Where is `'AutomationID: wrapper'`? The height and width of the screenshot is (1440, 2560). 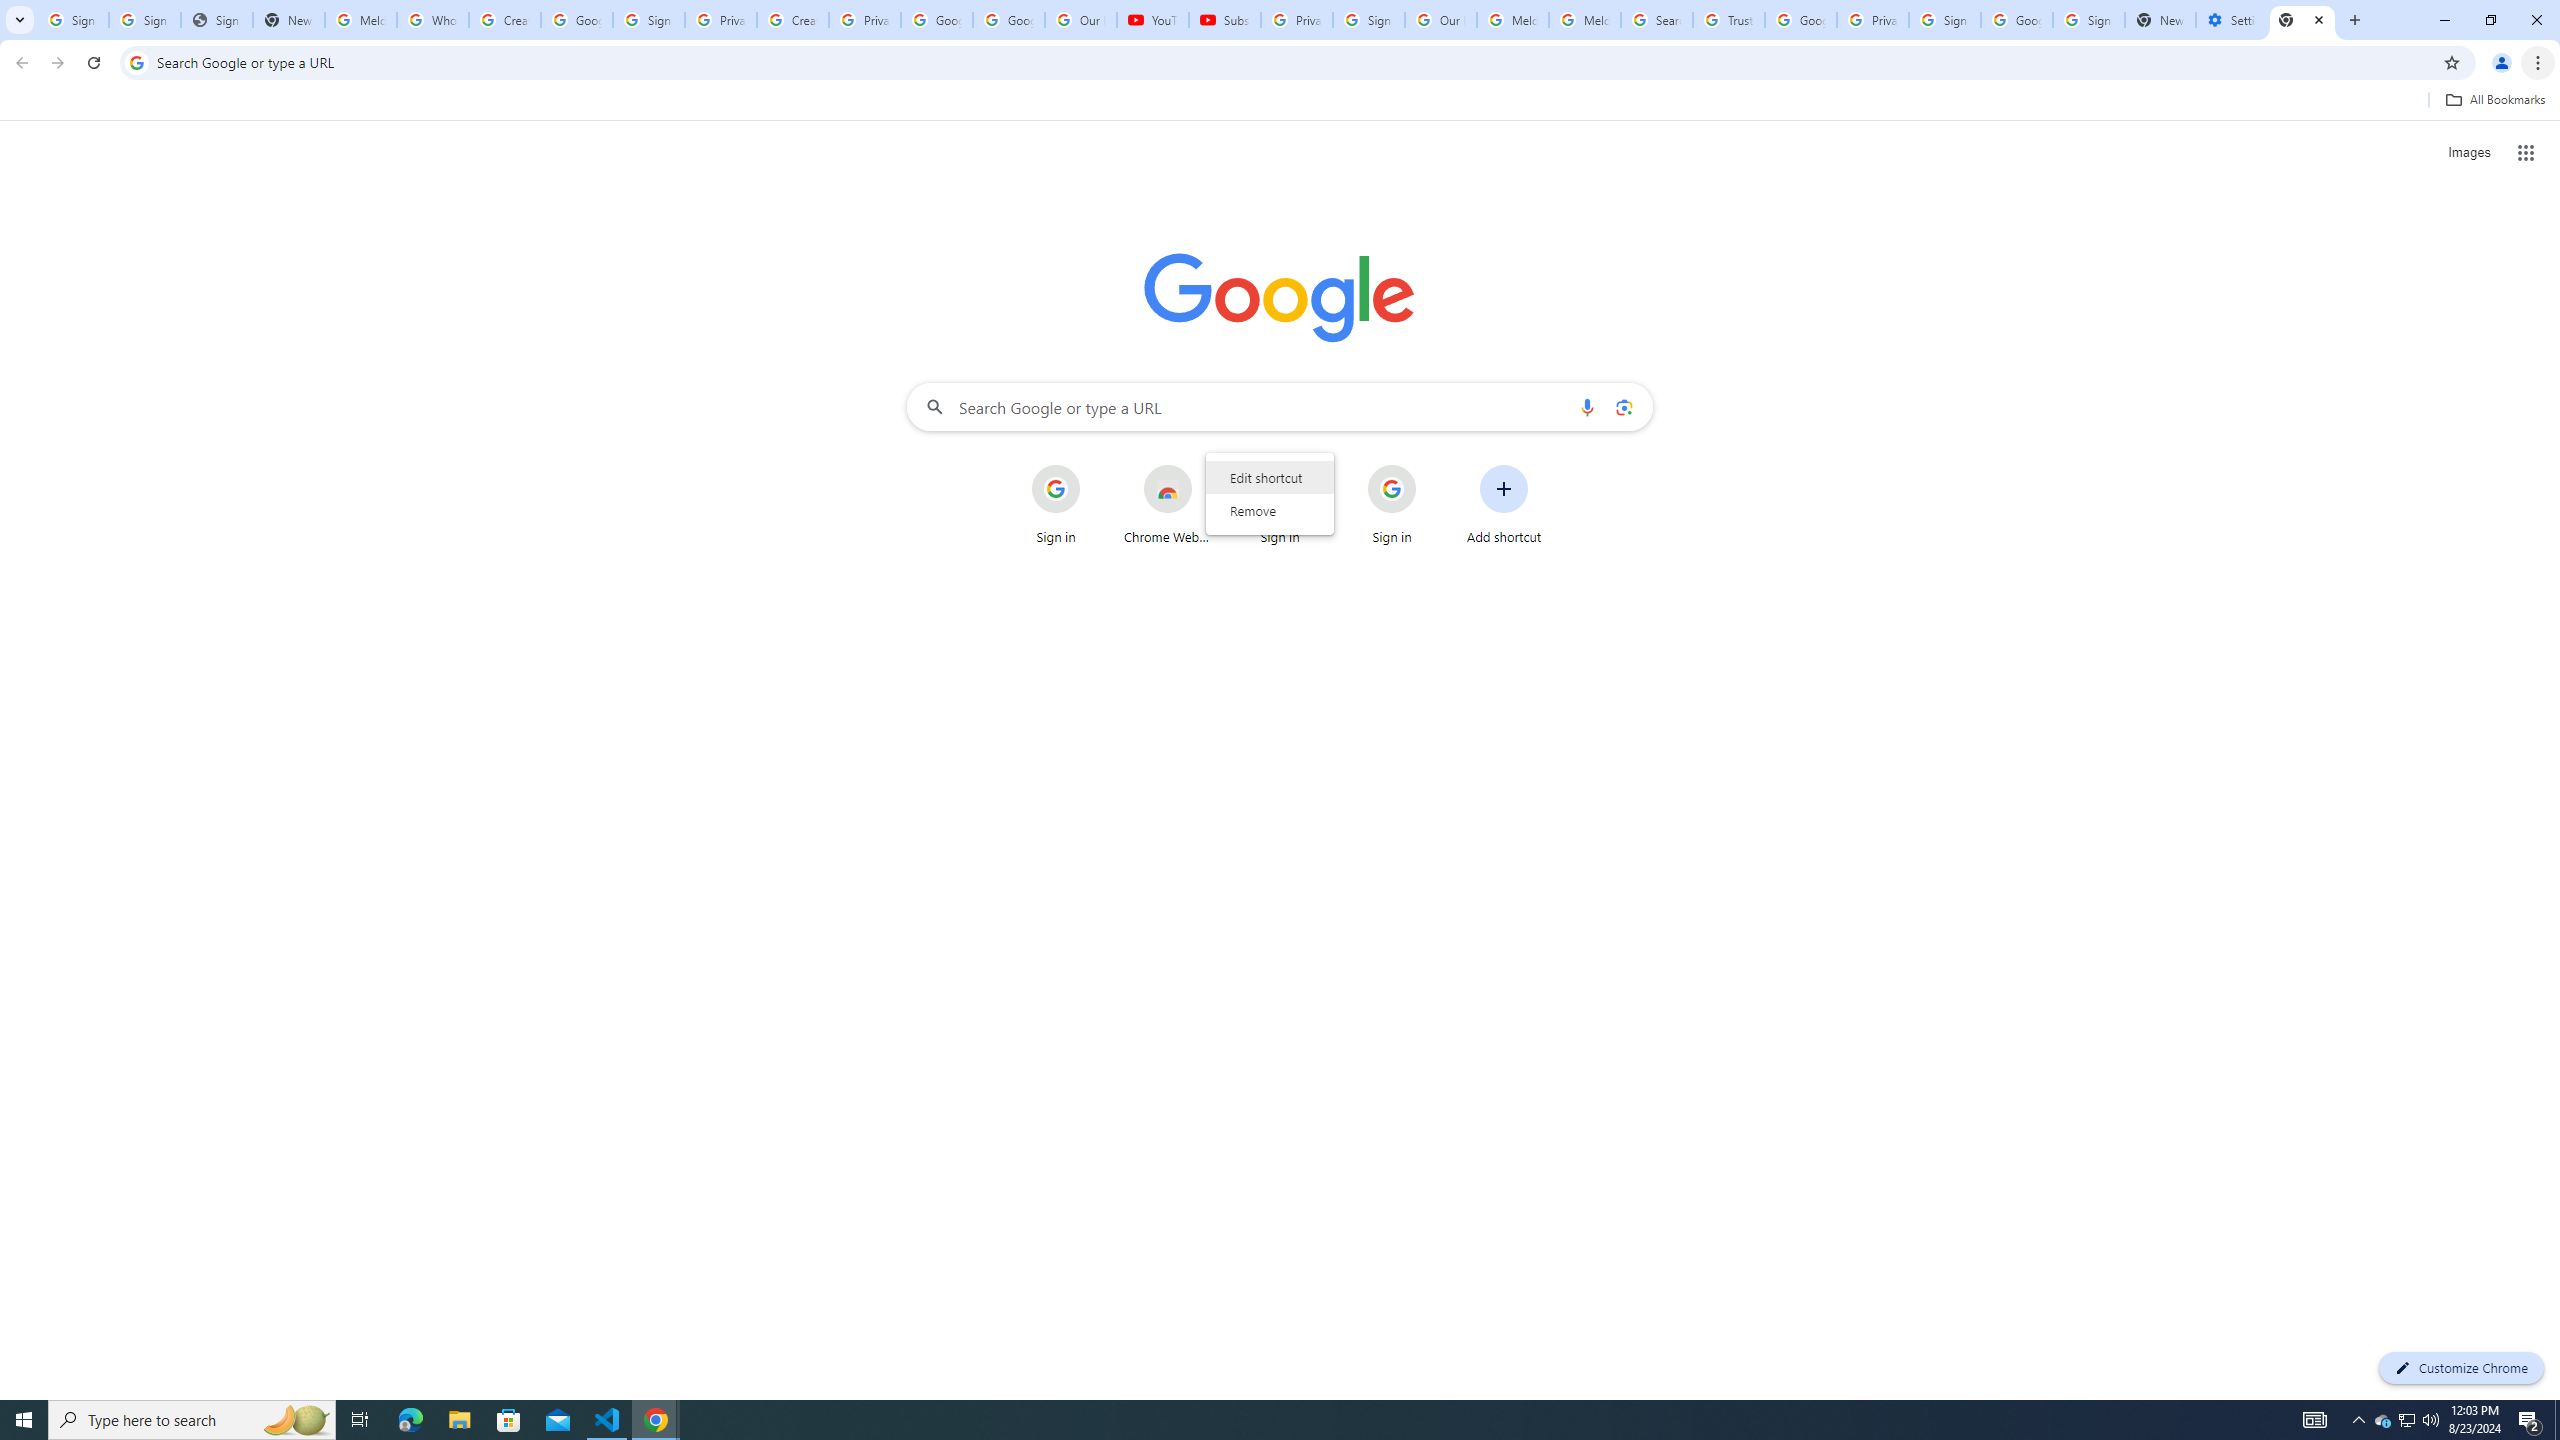
'AutomationID: wrapper' is located at coordinates (1268, 494).